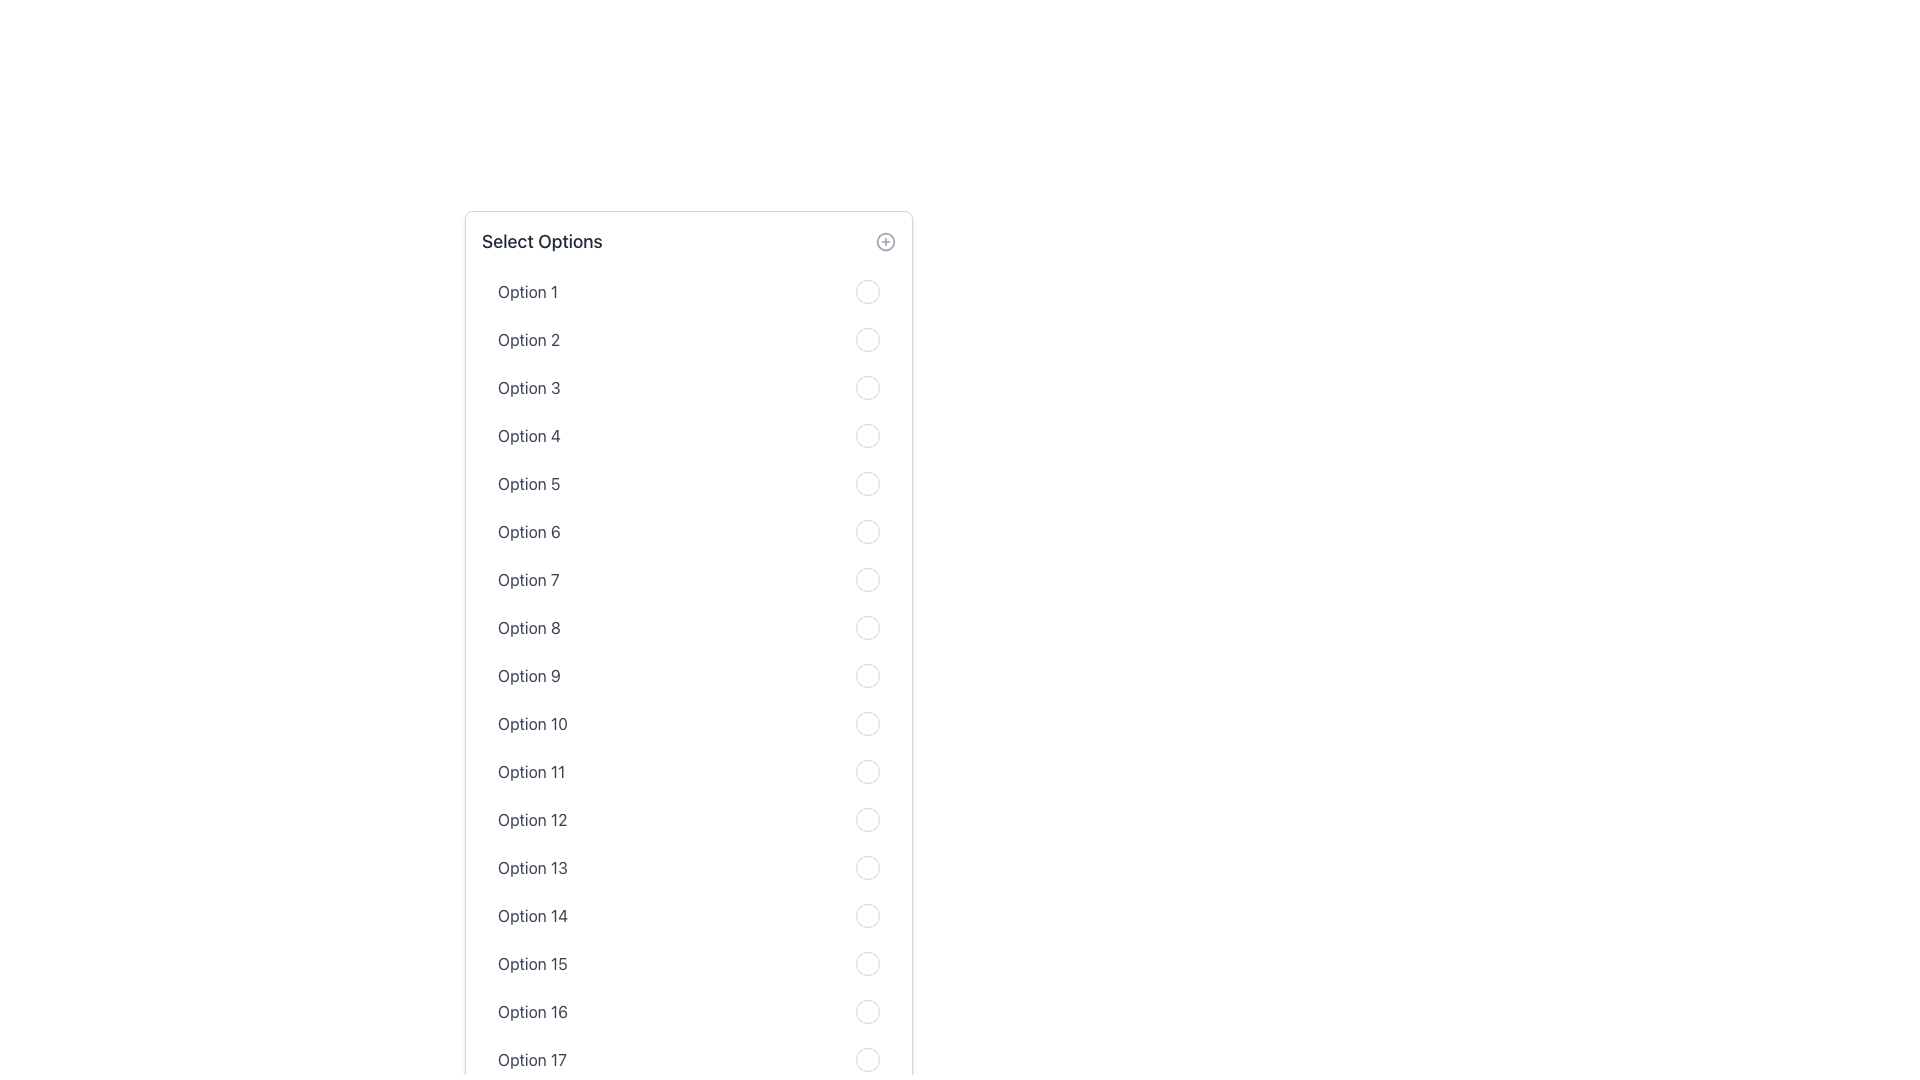  Describe the element at coordinates (528, 579) in the screenshot. I see `the text label displaying 'Option 7' in medium gray color, which is part of the list of options titled 'Select Options'` at that location.